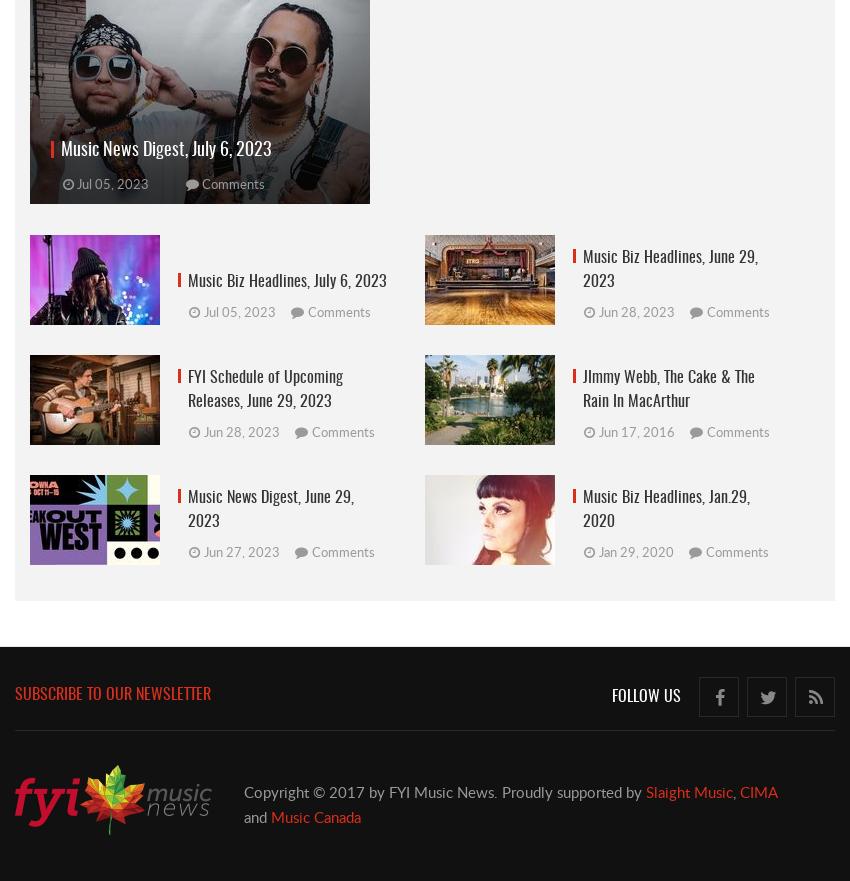 This screenshot has width=850, height=881. What do you see at coordinates (774, 726) in the screenshot?
I see `'Follow us on Twitter'` at bounding box center [774, 726].